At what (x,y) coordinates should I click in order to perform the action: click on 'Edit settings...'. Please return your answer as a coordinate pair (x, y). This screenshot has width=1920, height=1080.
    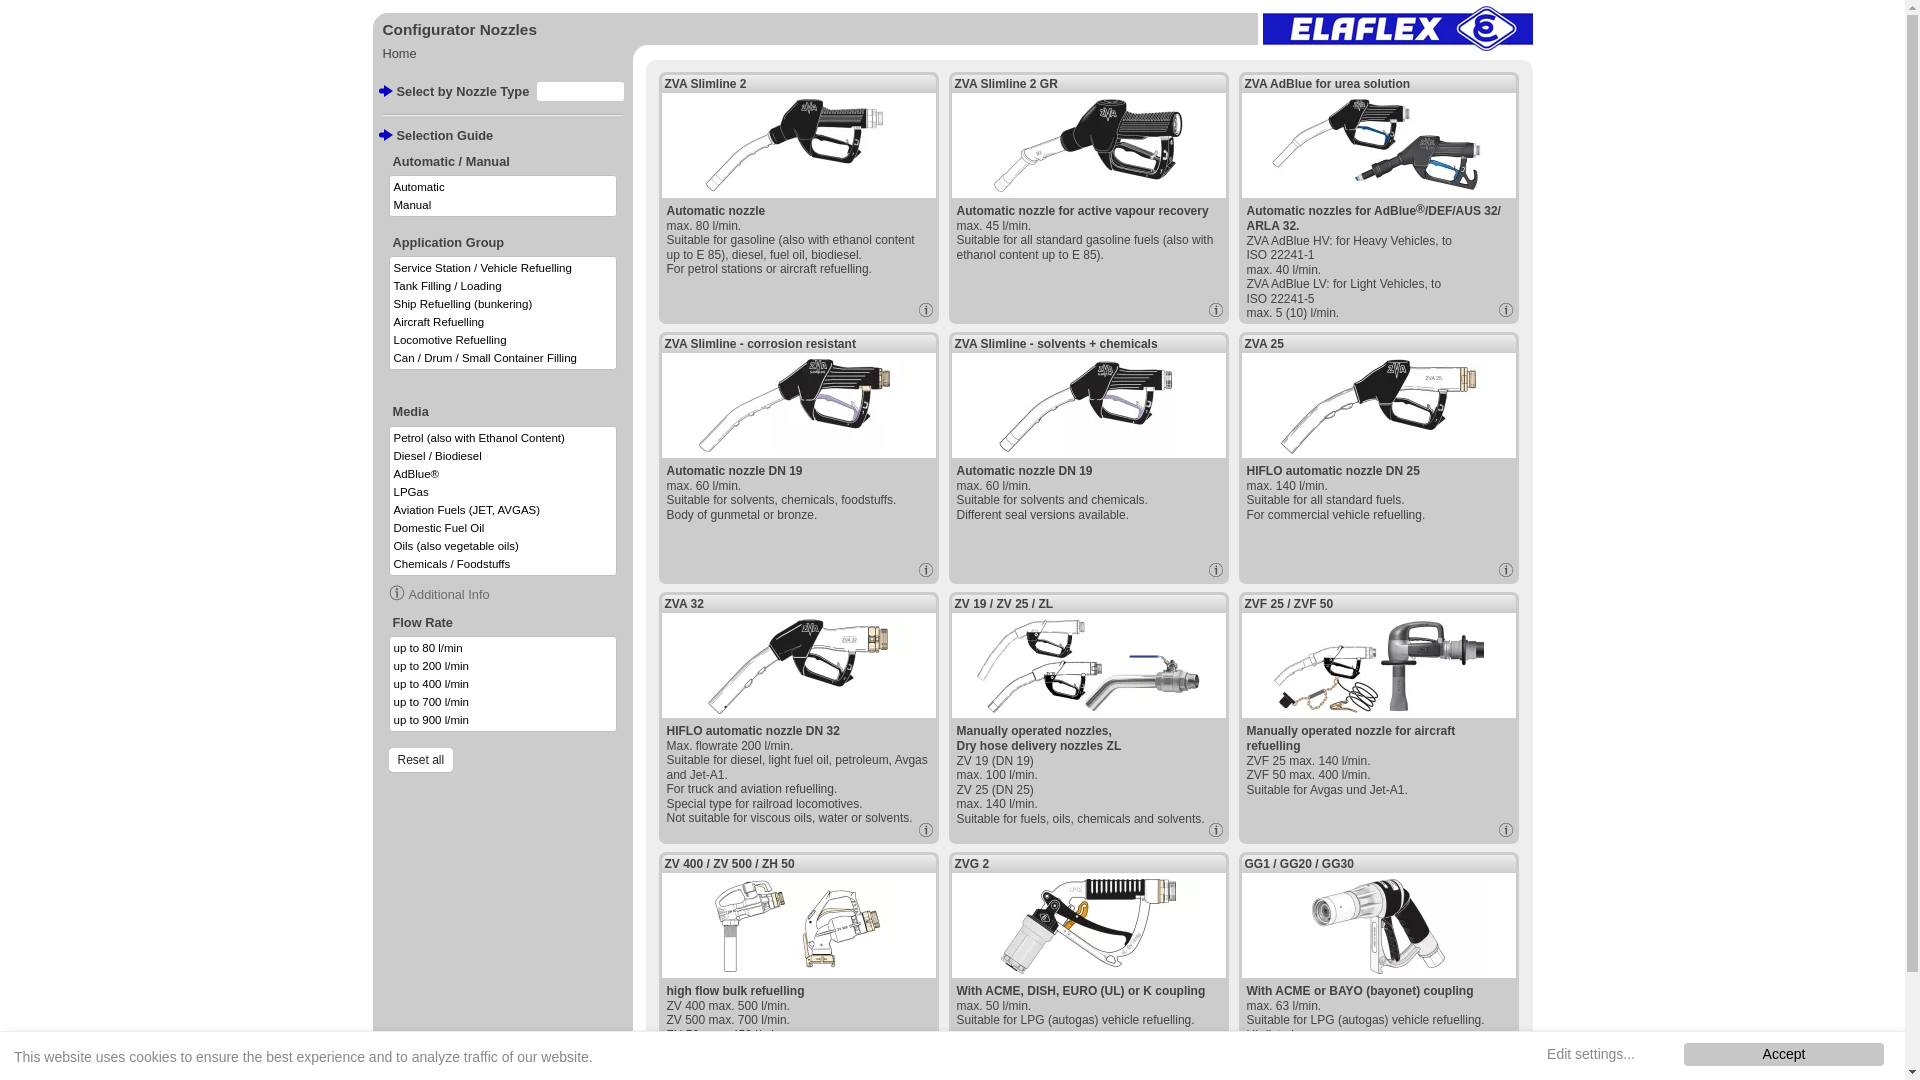
    Looking at the image, I should click on (1589, 1053).